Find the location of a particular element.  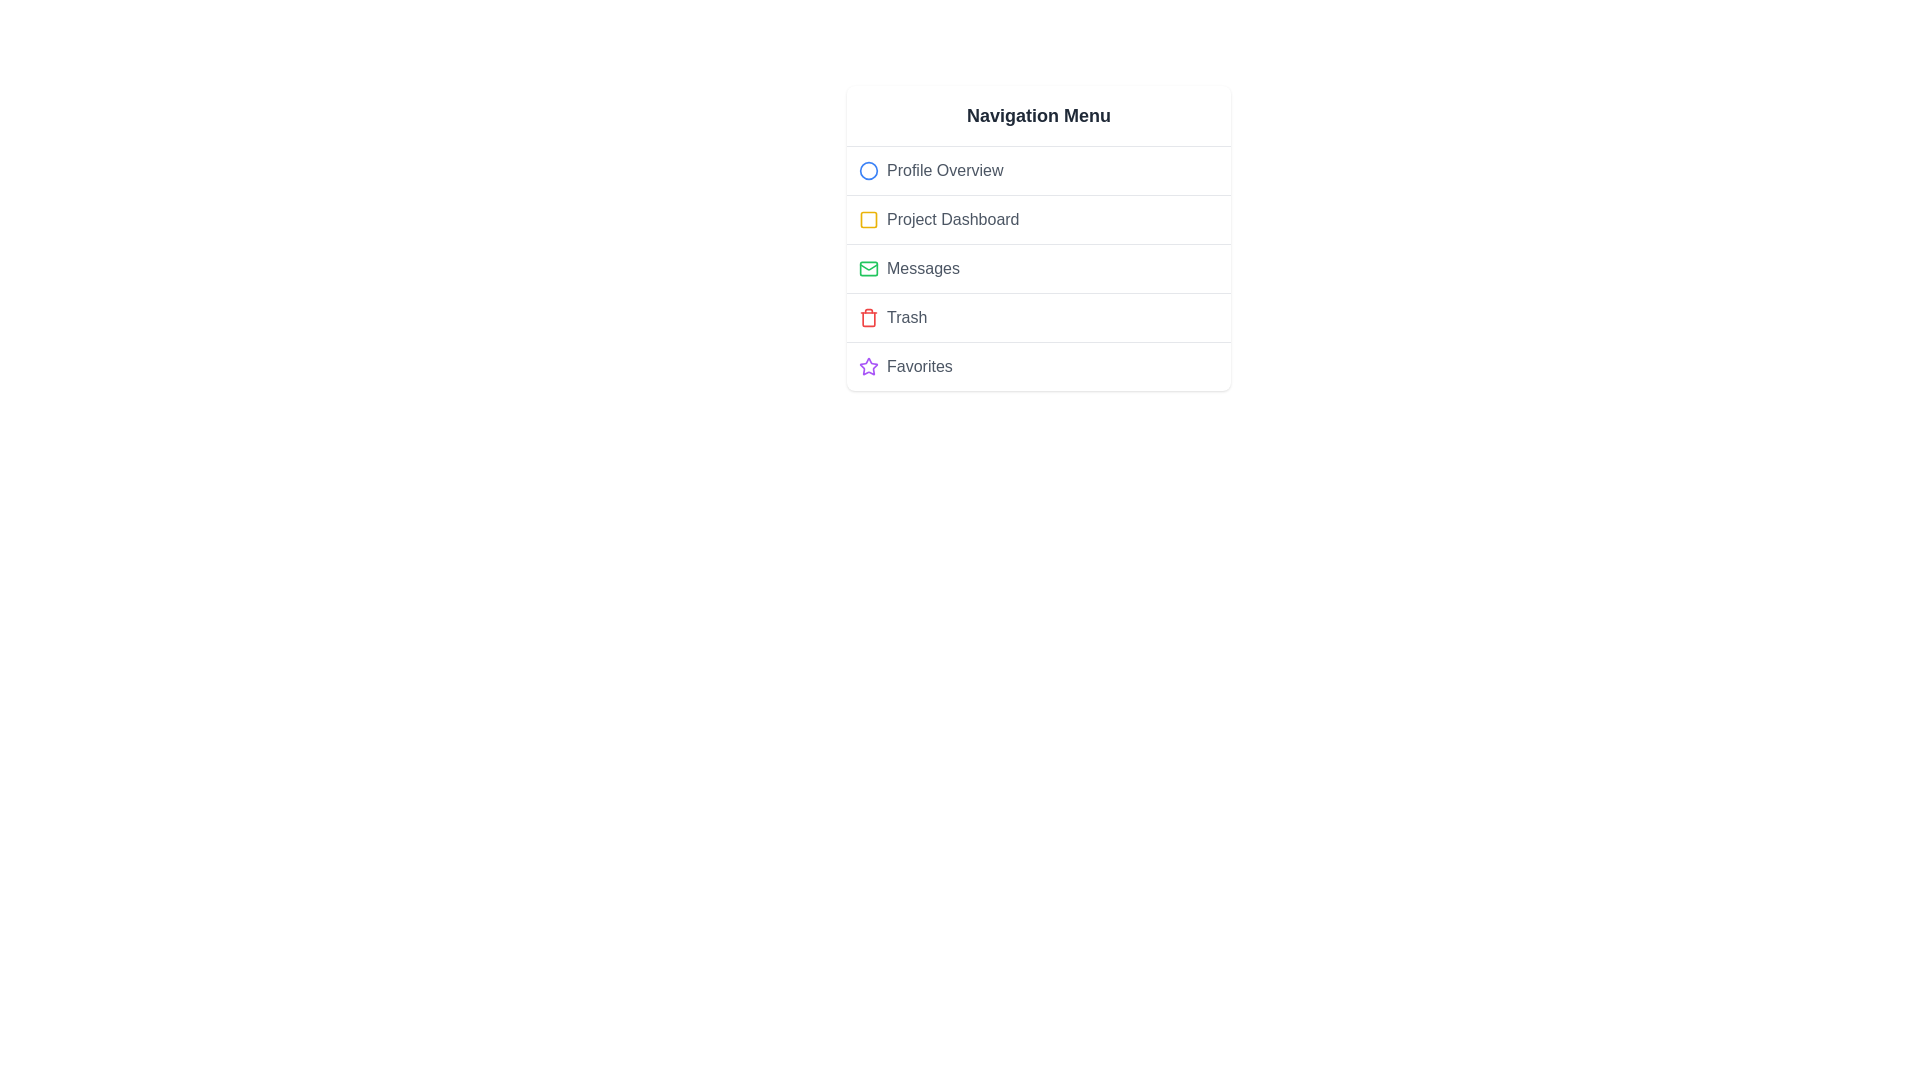

the menu item labeled Trash is located at coordinates (1038, 316).